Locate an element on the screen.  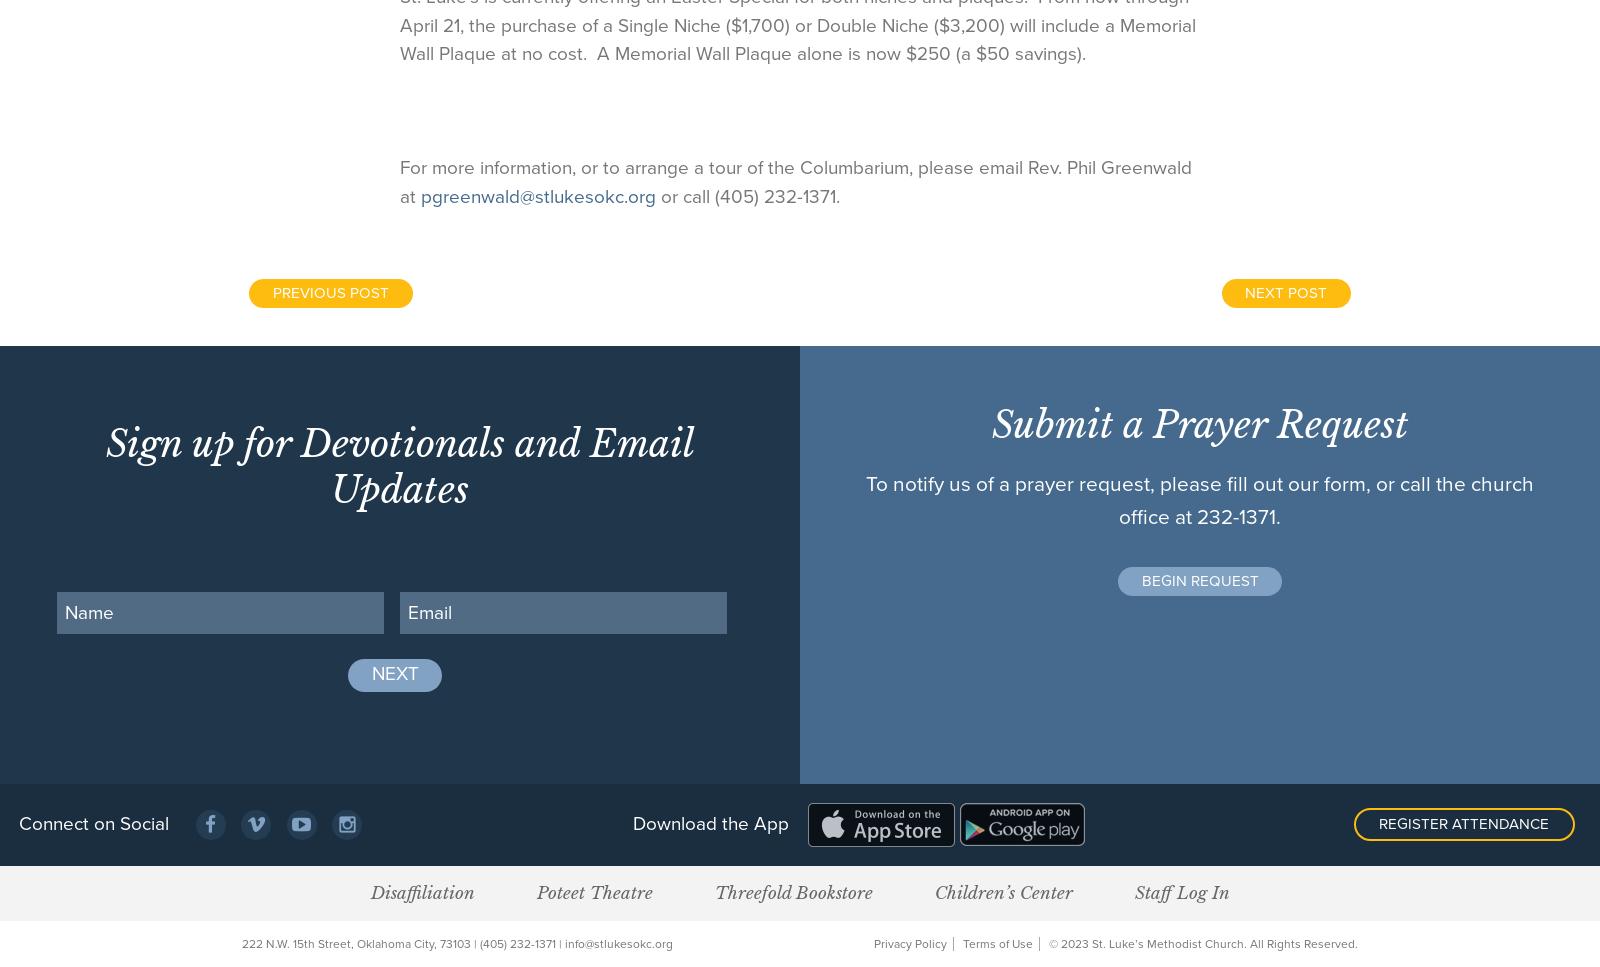
'Submit a Prayer Request' is located at coordinates (1199, 423).